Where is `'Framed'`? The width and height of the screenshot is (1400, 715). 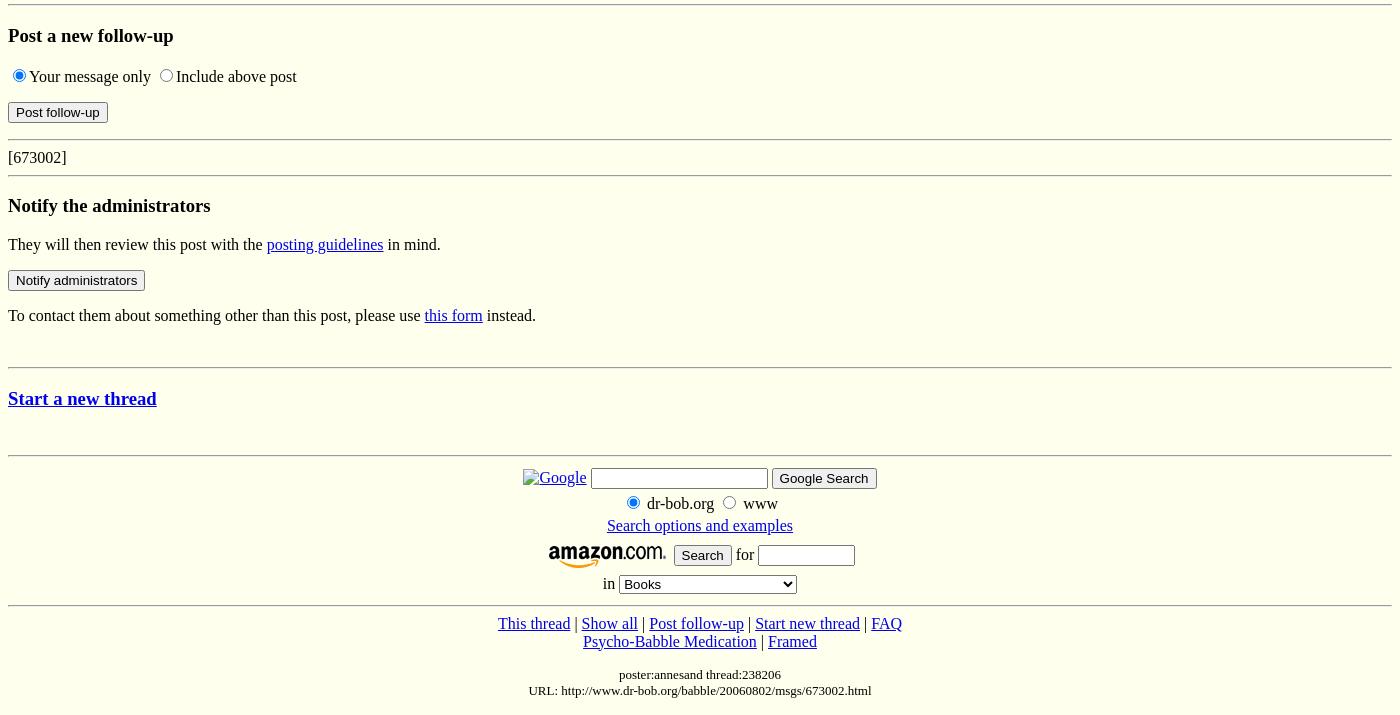 'Framed' is located at coordinates (790, 639).